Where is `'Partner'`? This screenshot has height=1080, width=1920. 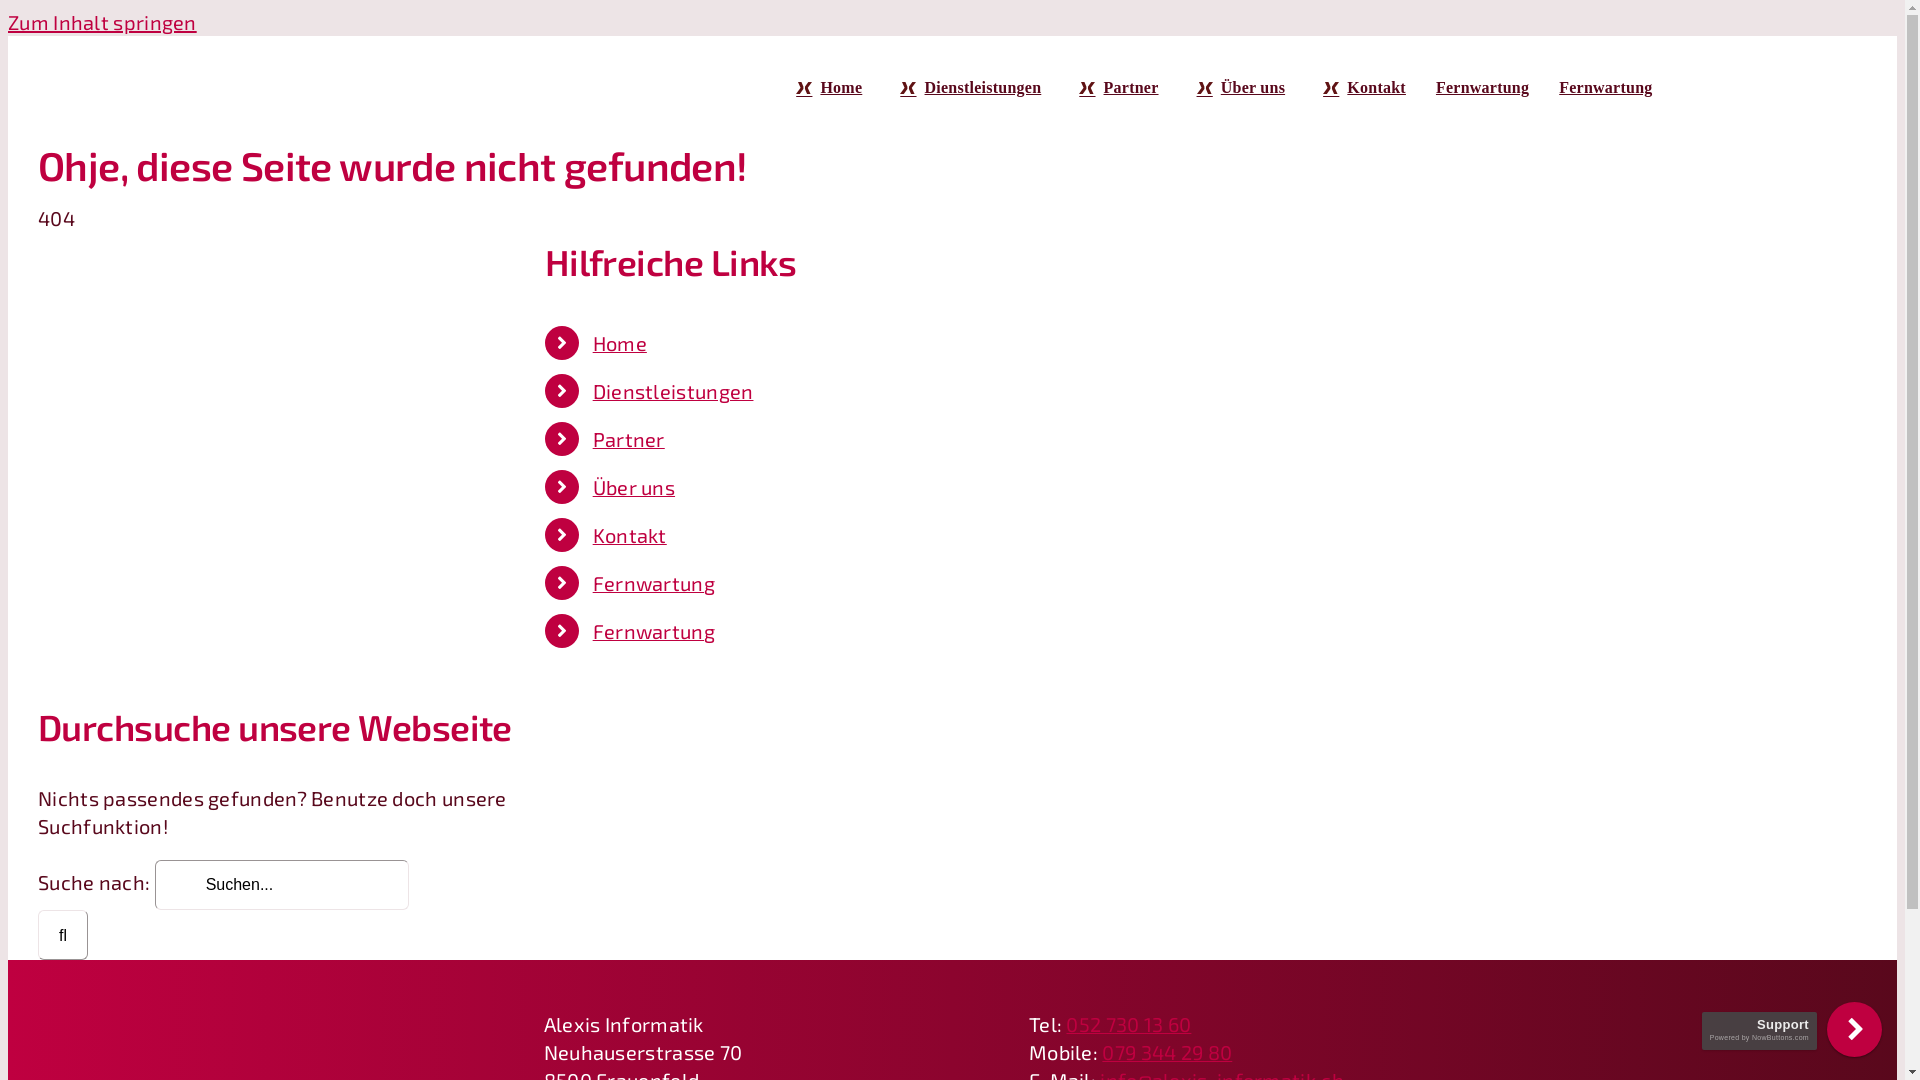
'Partner' is located at coordinates (1069, 87).